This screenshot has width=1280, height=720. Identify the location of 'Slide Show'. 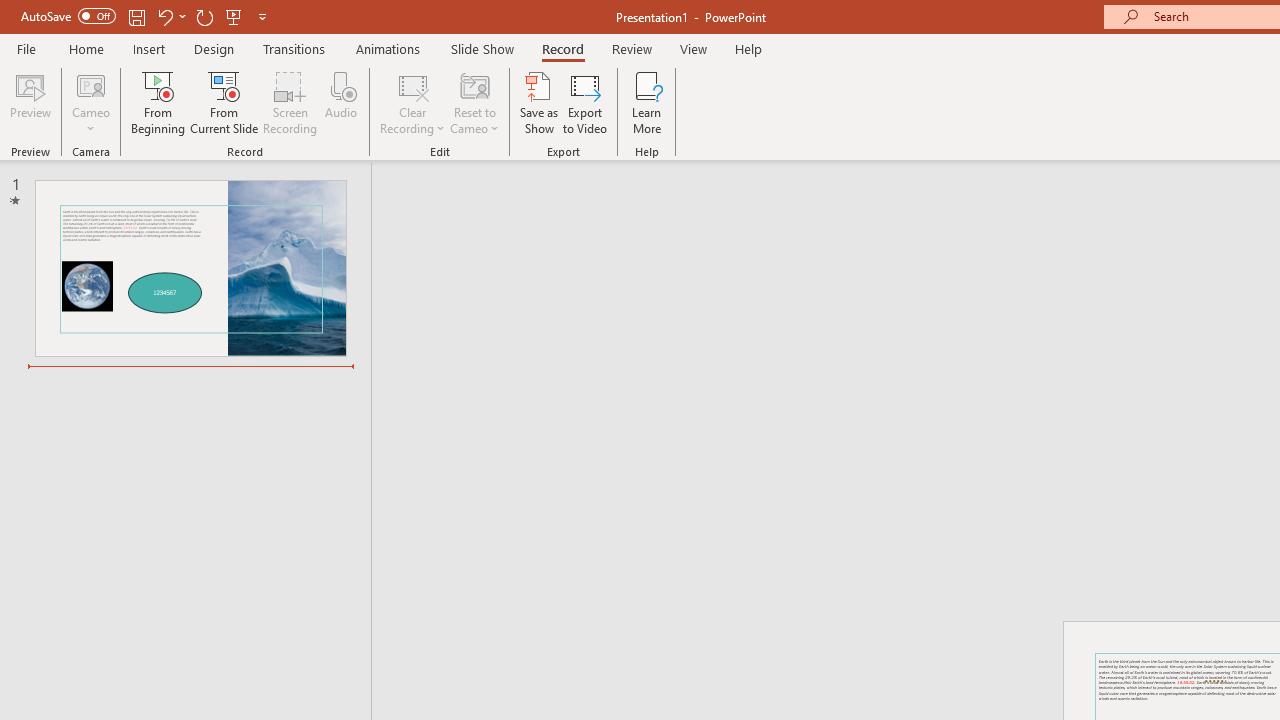
(481, 48).